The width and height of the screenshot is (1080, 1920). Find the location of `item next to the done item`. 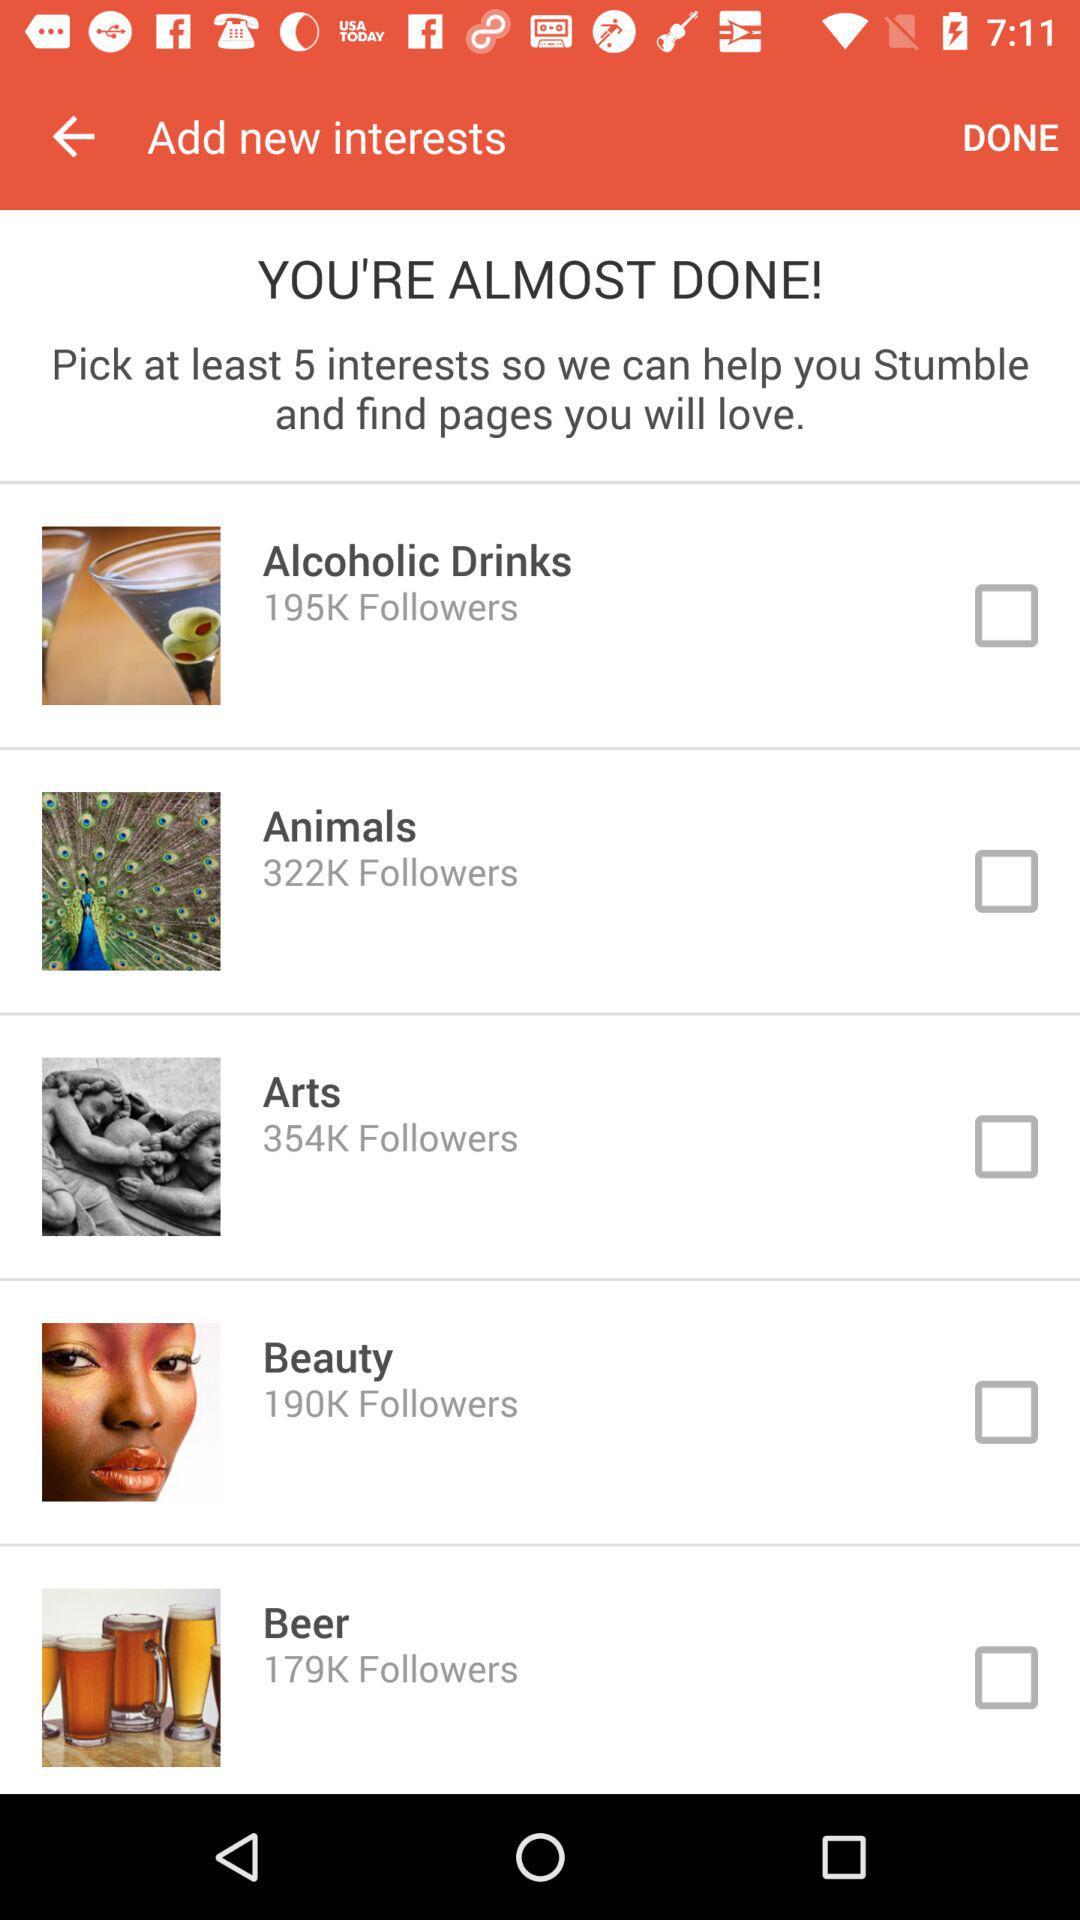

item next to the done item is located at coordinates (544, 135).